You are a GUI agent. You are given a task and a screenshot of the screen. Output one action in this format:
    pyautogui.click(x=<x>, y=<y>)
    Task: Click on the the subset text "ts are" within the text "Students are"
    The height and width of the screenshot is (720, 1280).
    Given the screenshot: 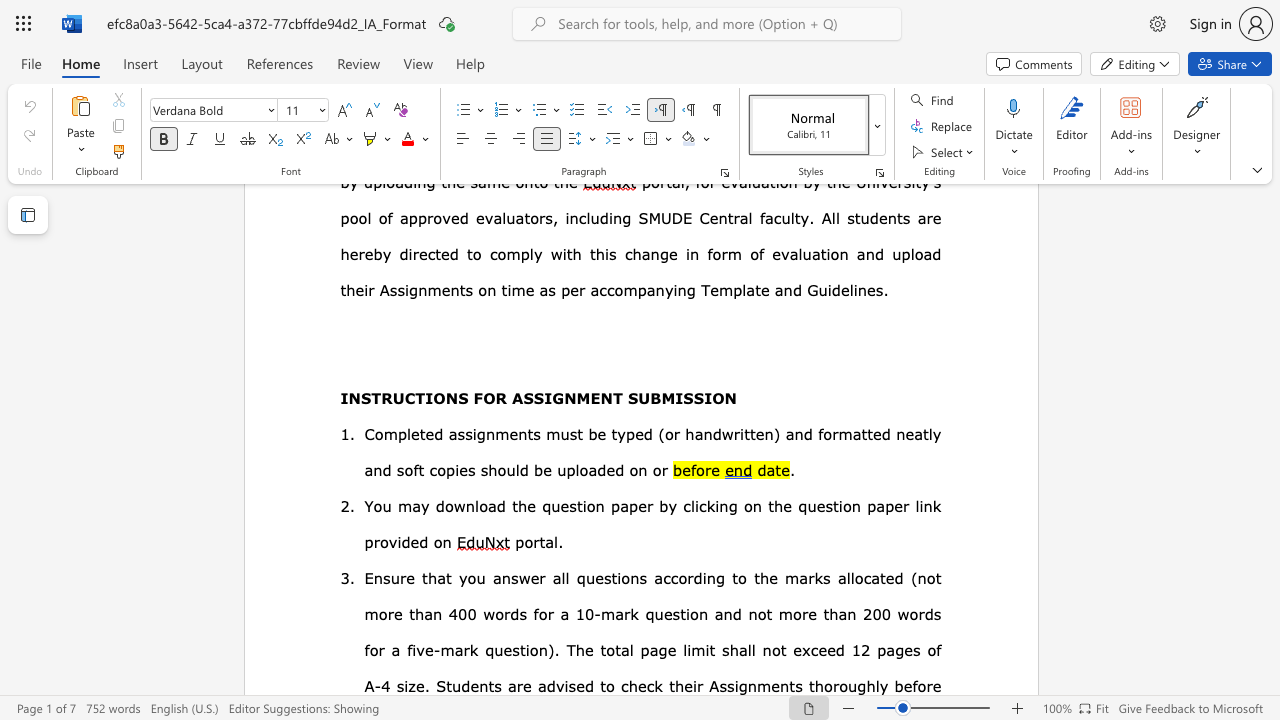 What is the action you would take?
    pyautogui.click(x=488, y=685)
    